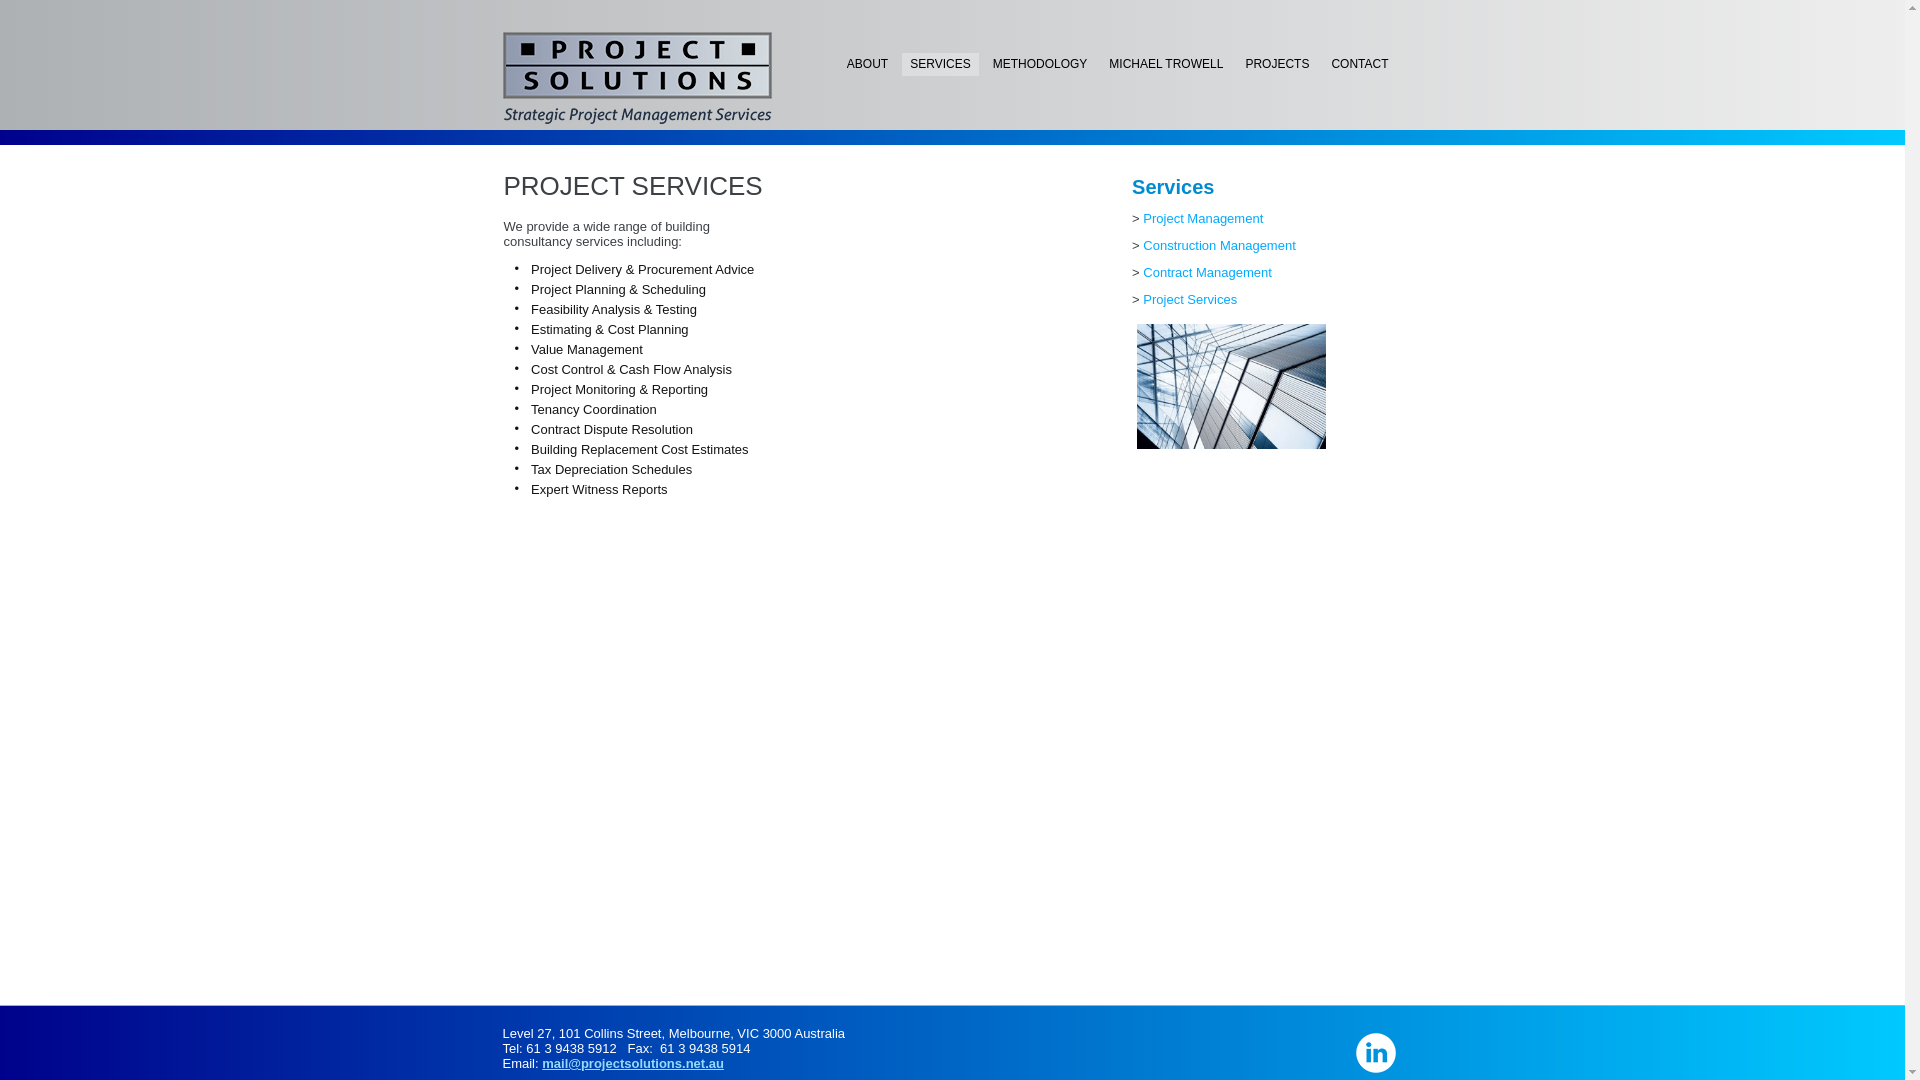  What do you see at coordinates (1202, 218) in the screenshot?
I see `'Project Management'` at bounding box center [1202, 218].